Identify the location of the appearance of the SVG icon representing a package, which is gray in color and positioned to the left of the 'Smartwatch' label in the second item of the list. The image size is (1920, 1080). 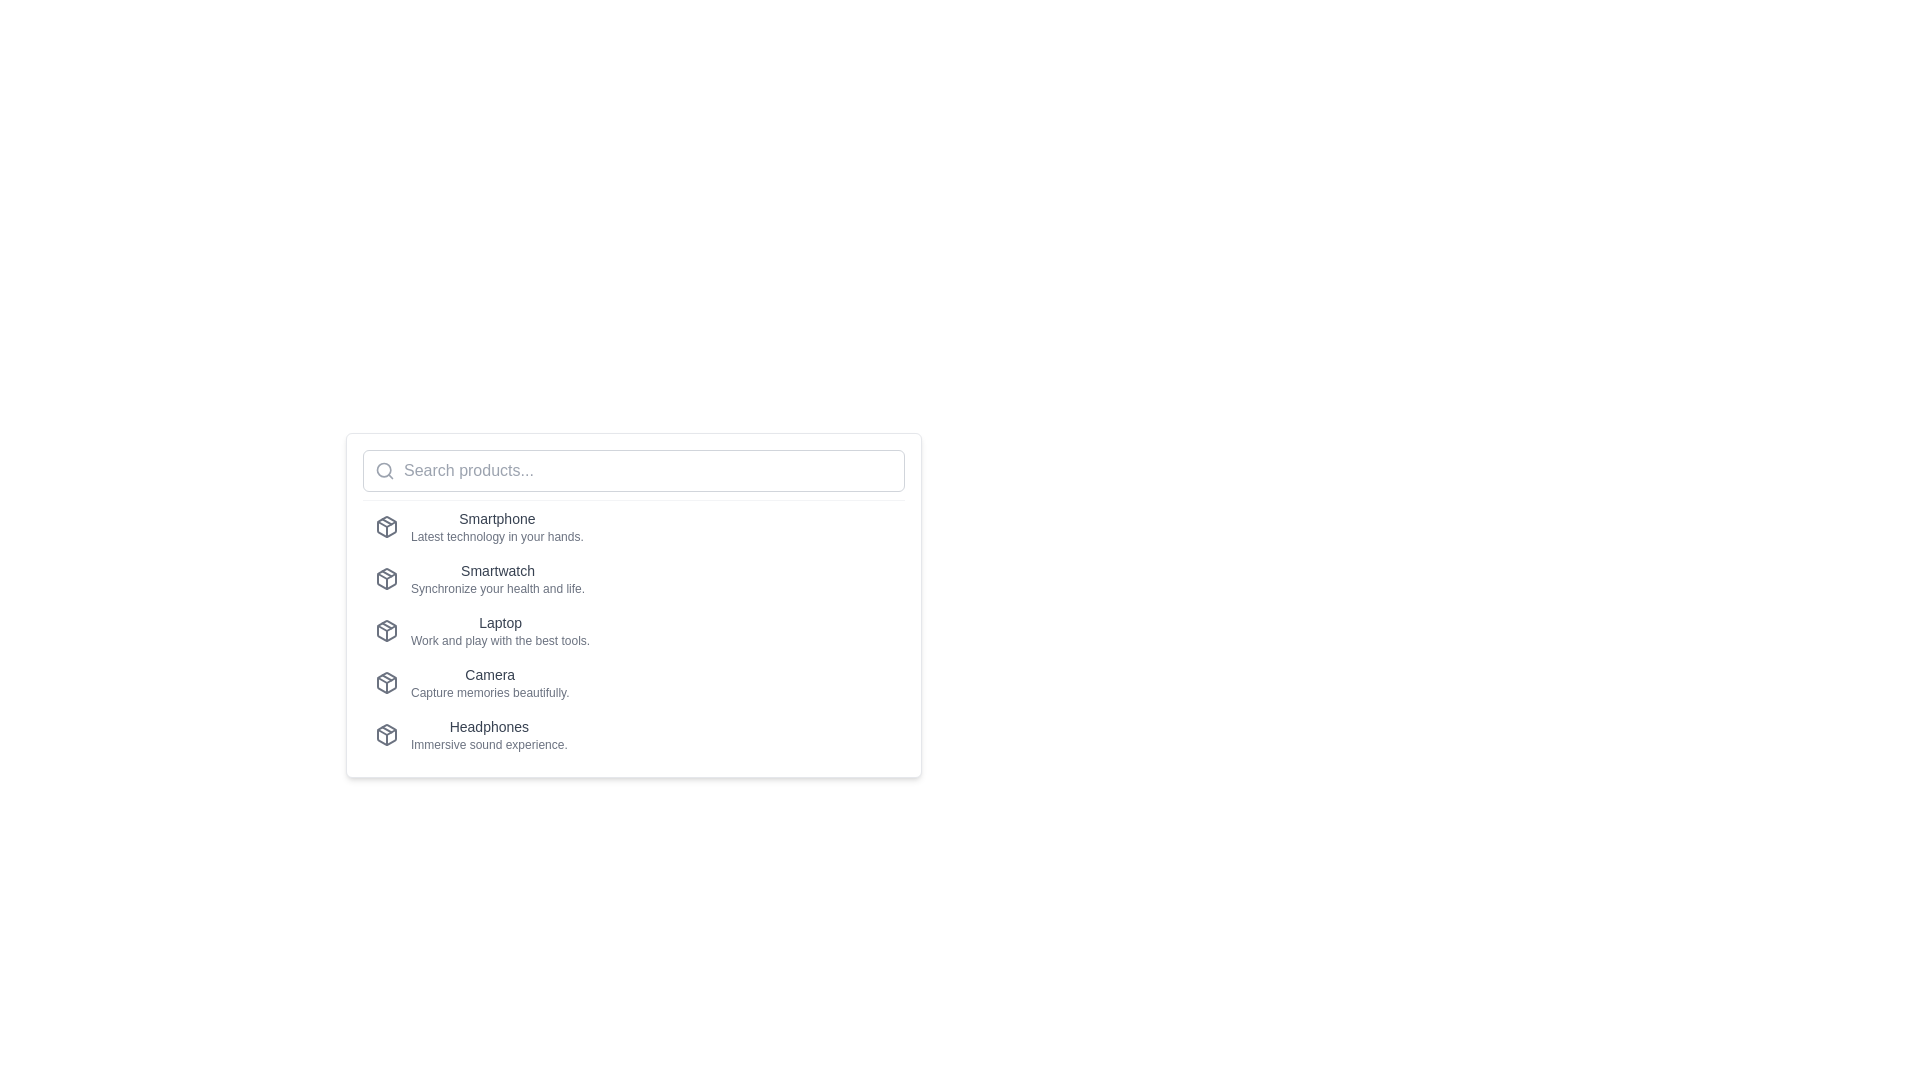
(387, 578).